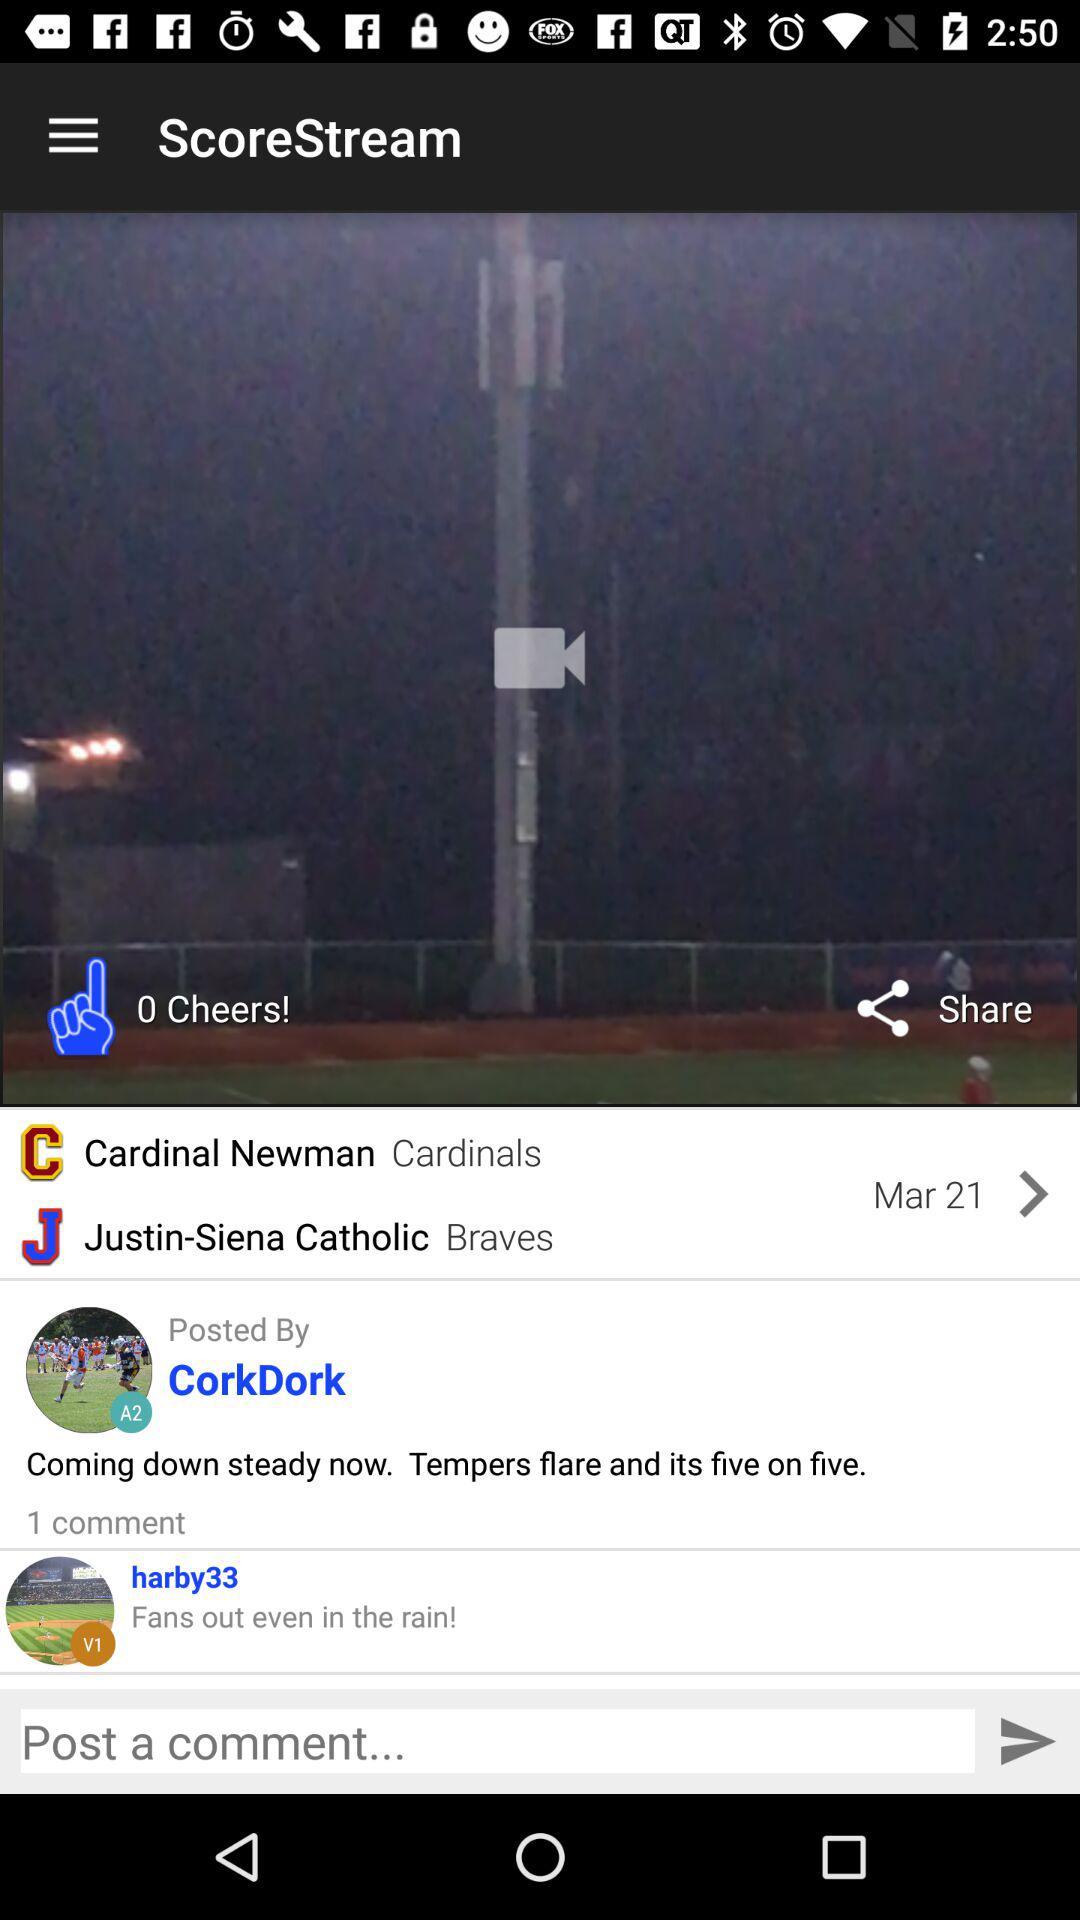 Image resolution: width=1080 pixels, height=1920 pixels. I want to click on the 0 cheers! item, so click(213, 1008).